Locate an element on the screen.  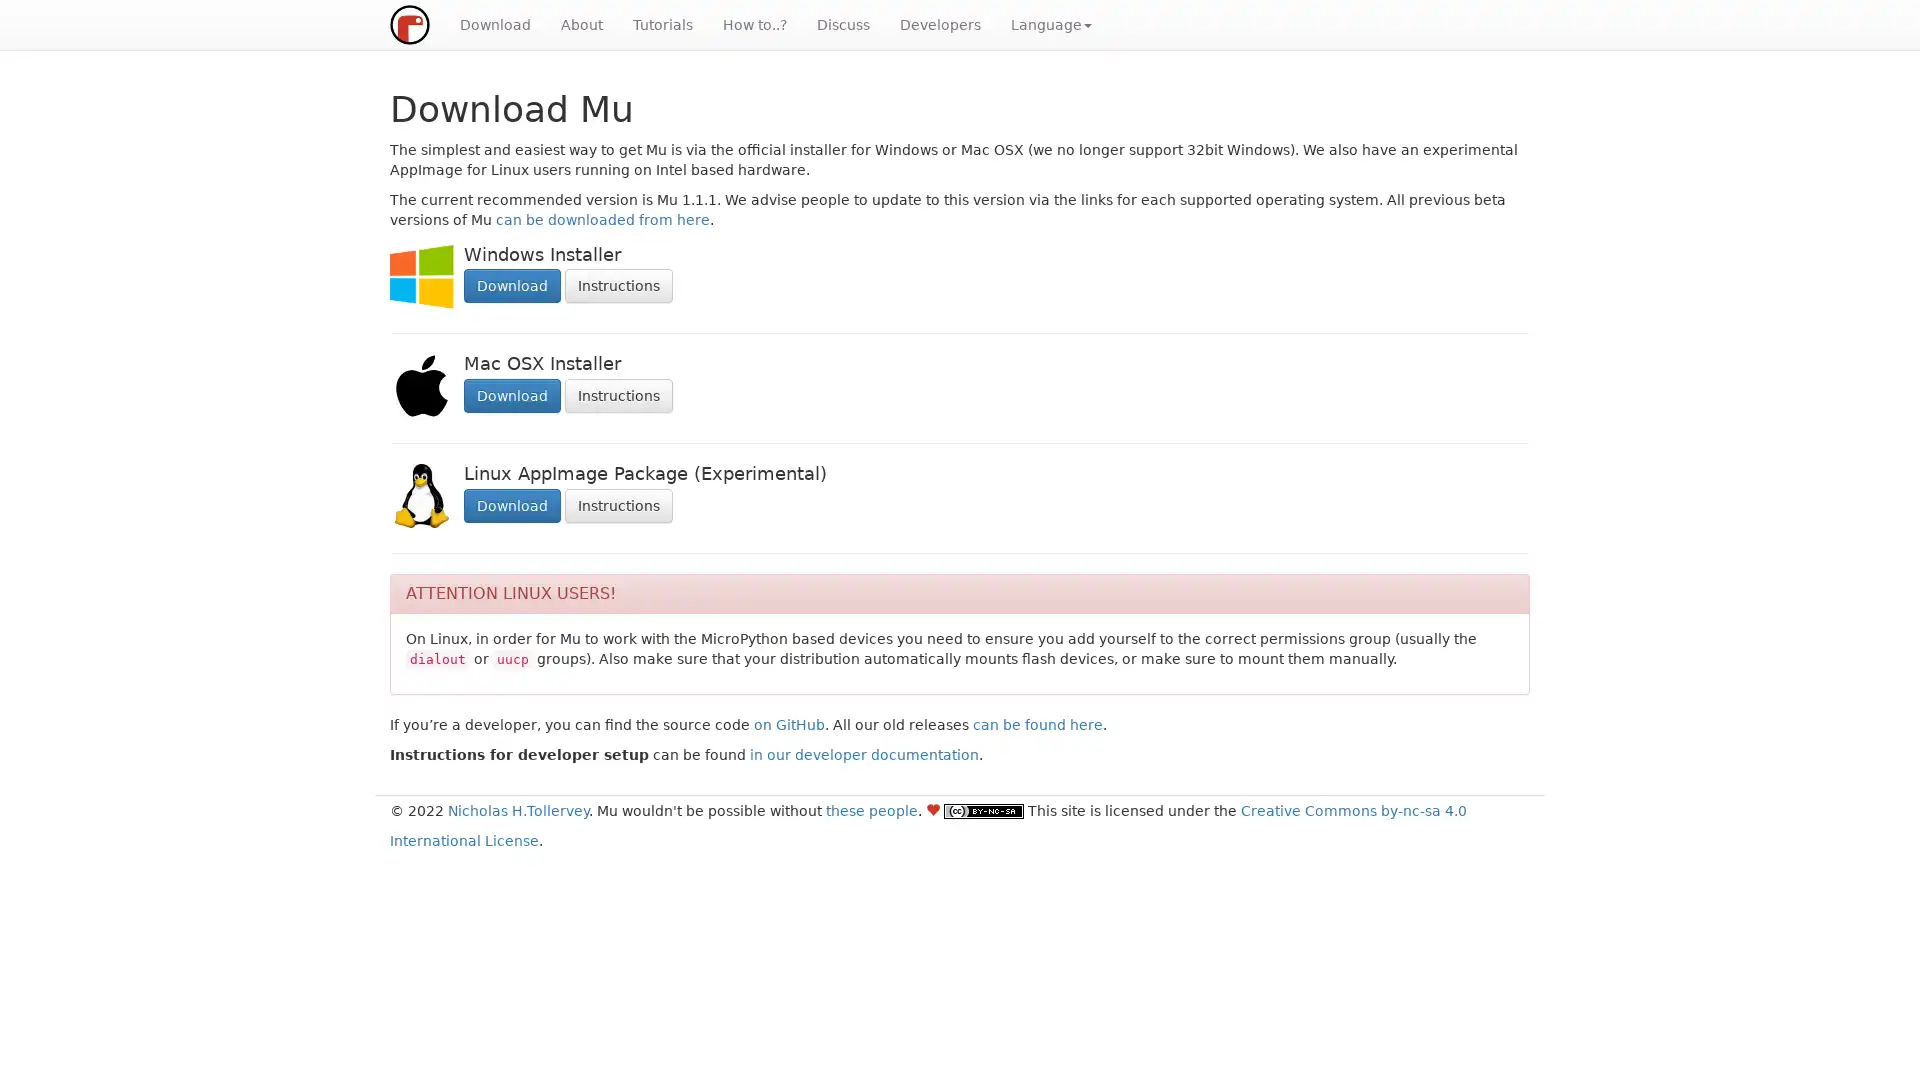
Instructions is located at coordinates (618, 285).